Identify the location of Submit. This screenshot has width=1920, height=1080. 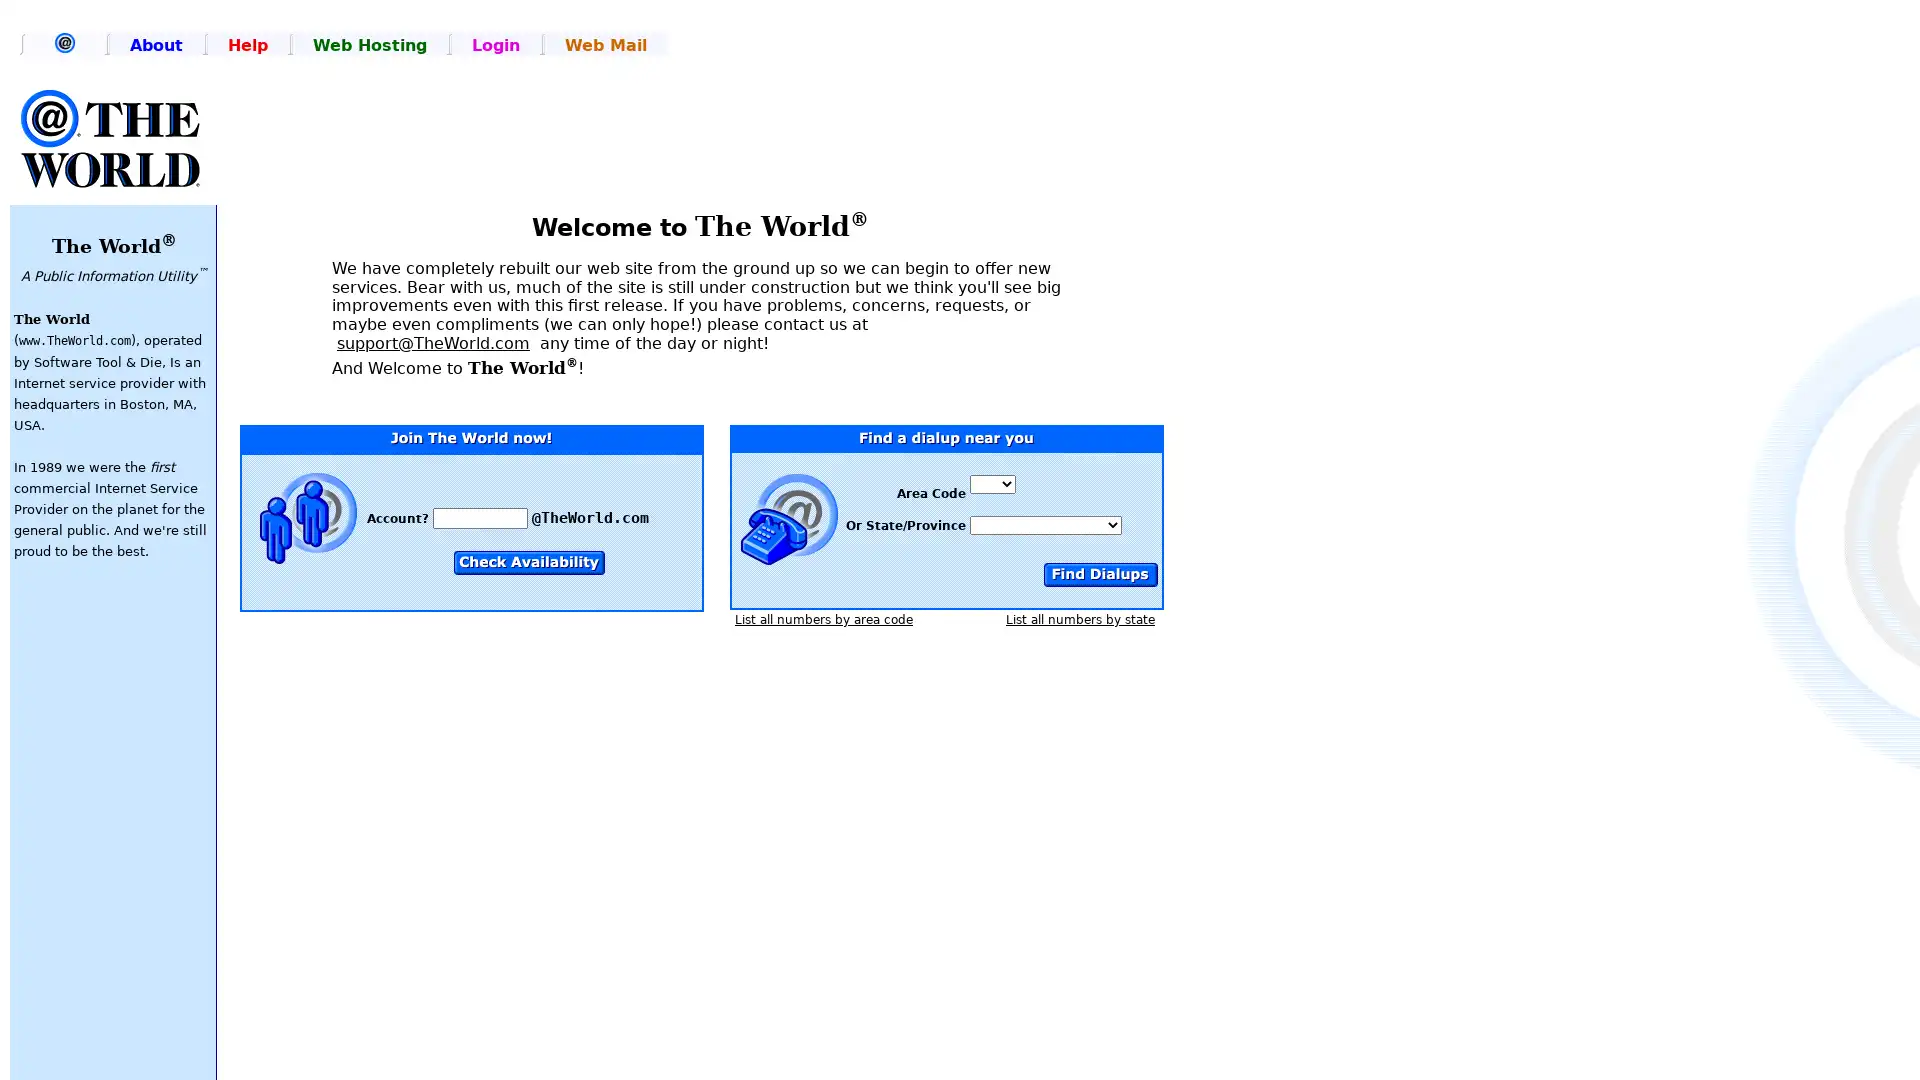
(529, 562).